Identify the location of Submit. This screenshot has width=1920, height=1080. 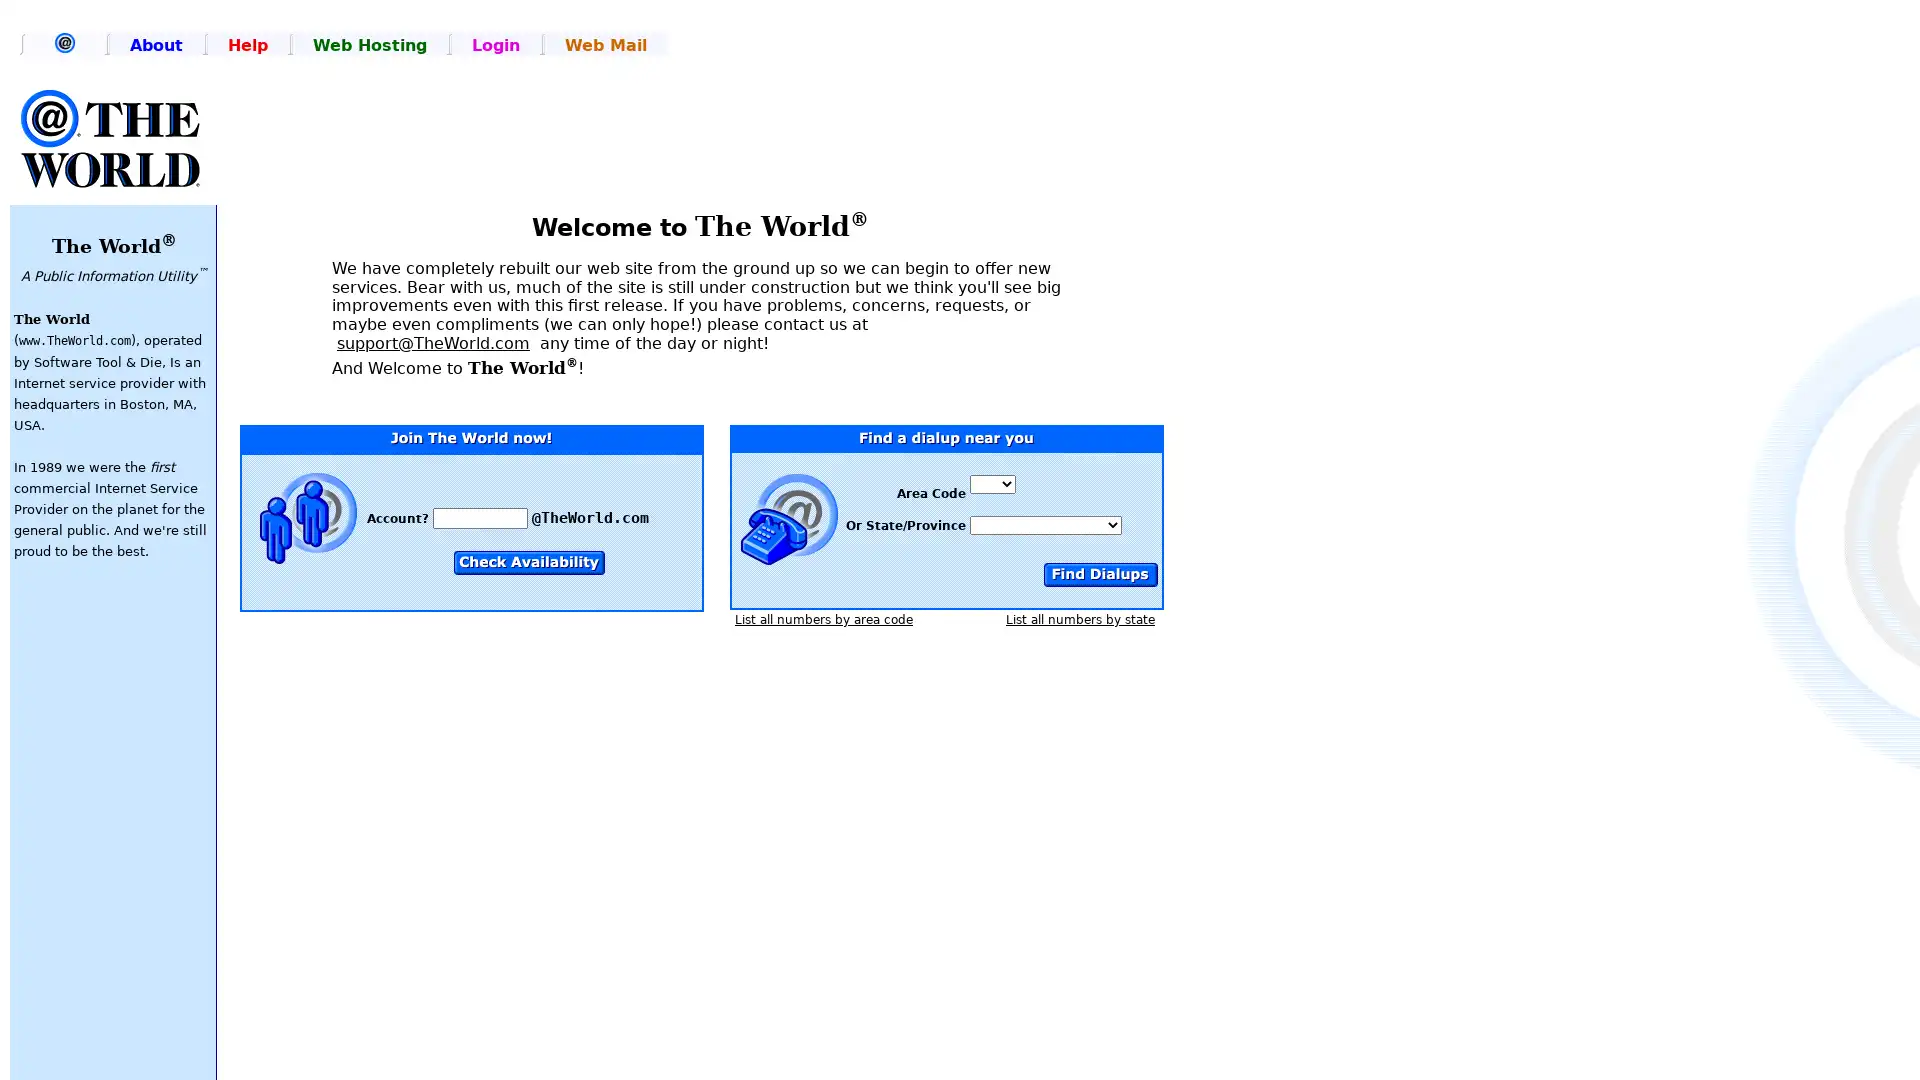
(529, 562).